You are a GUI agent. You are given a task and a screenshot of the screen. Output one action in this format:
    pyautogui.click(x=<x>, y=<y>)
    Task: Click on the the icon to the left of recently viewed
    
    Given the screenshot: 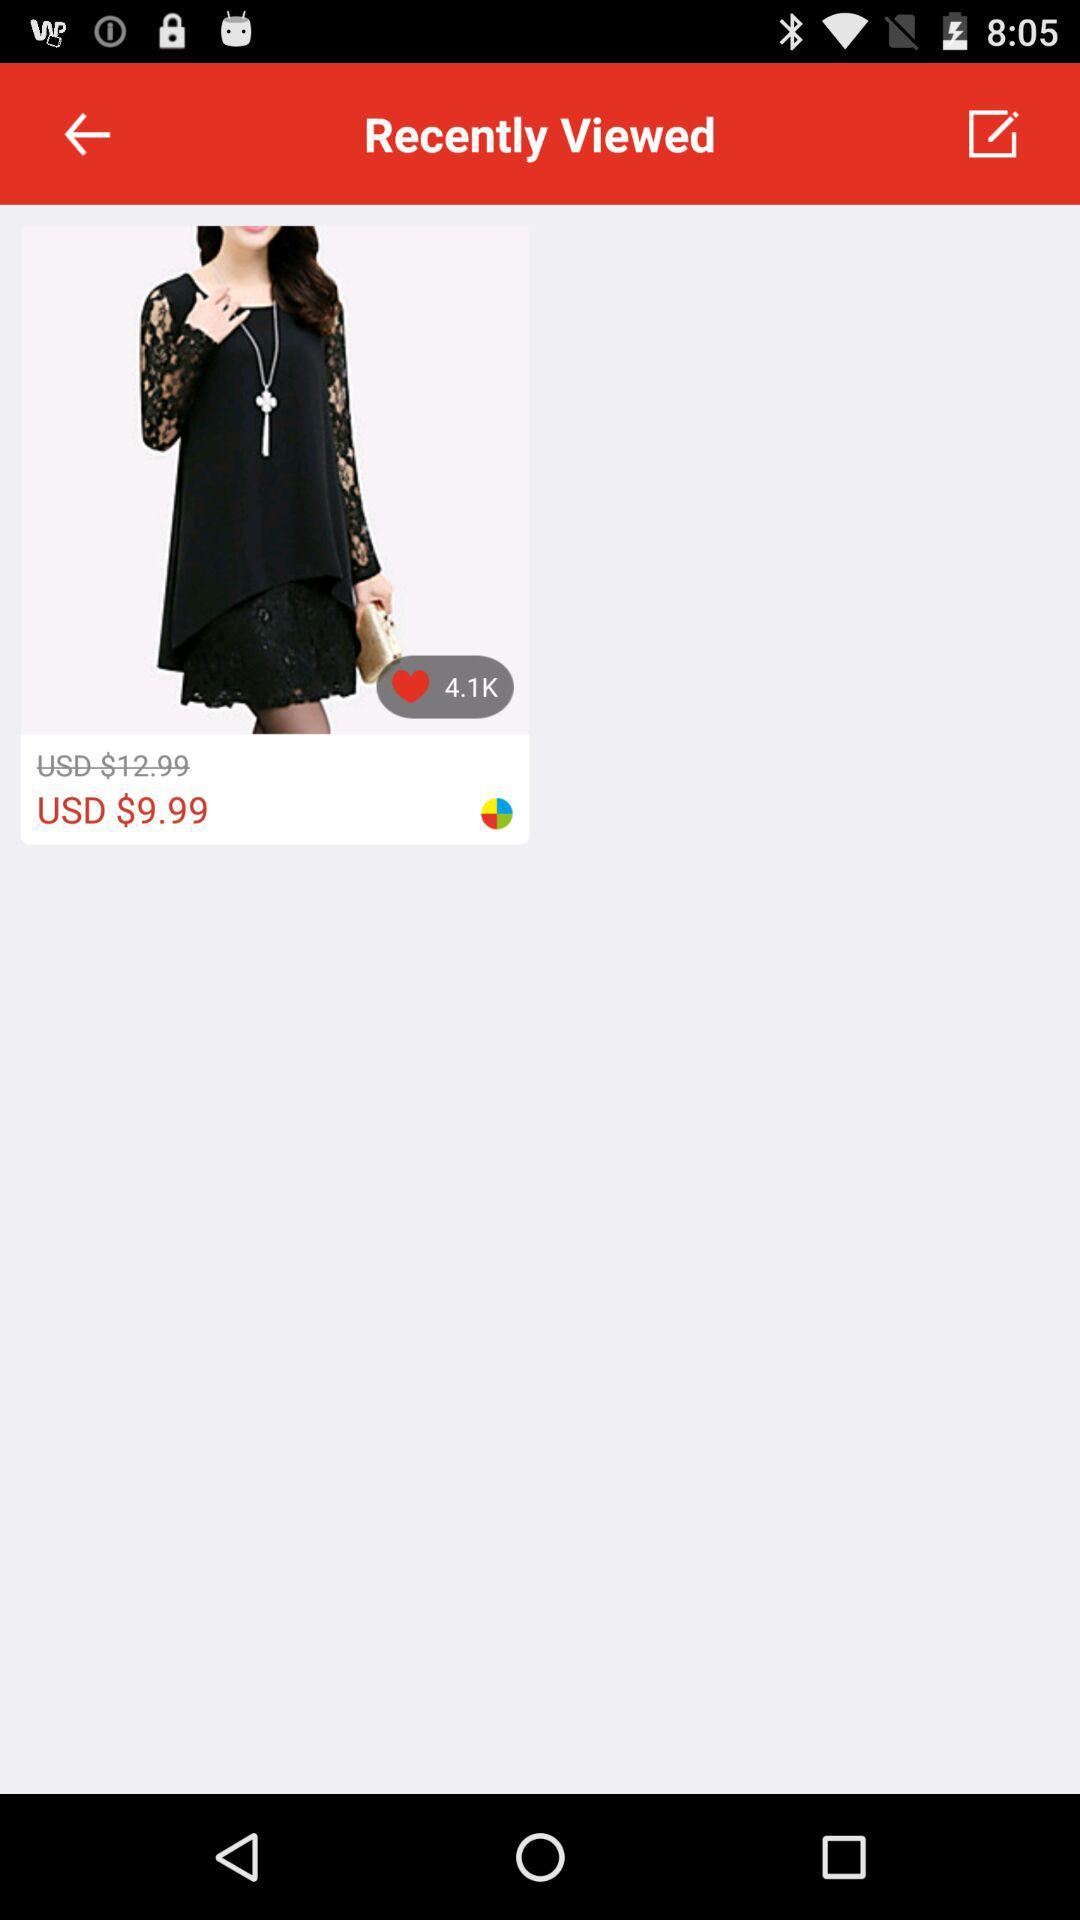 What is the action you would take?
    pyautogui.click(x=86, y=132)
    